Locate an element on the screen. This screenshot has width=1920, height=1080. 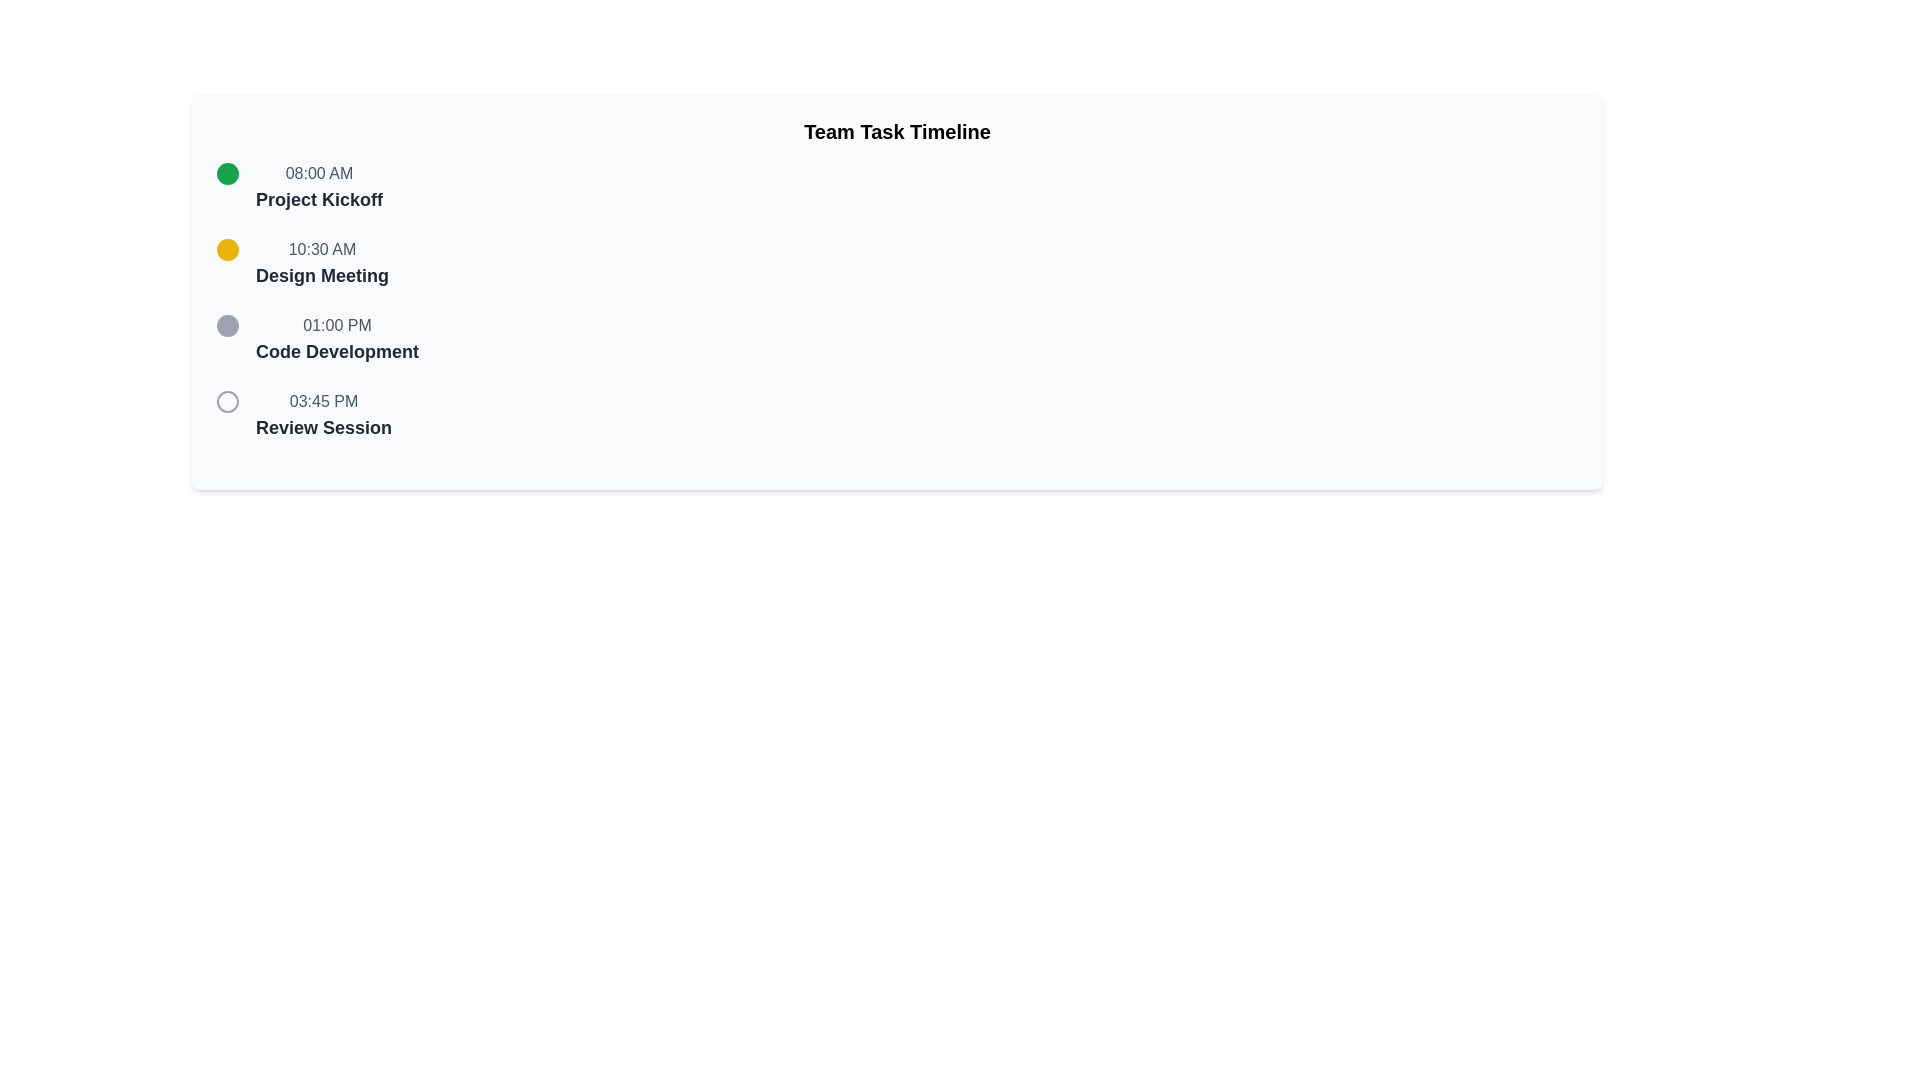
the green Circular Icon representing the status or progress step in the timeline, which is adjacent to the label '08:00 AM Project Kickoff' is located at coordinates (227, 172).